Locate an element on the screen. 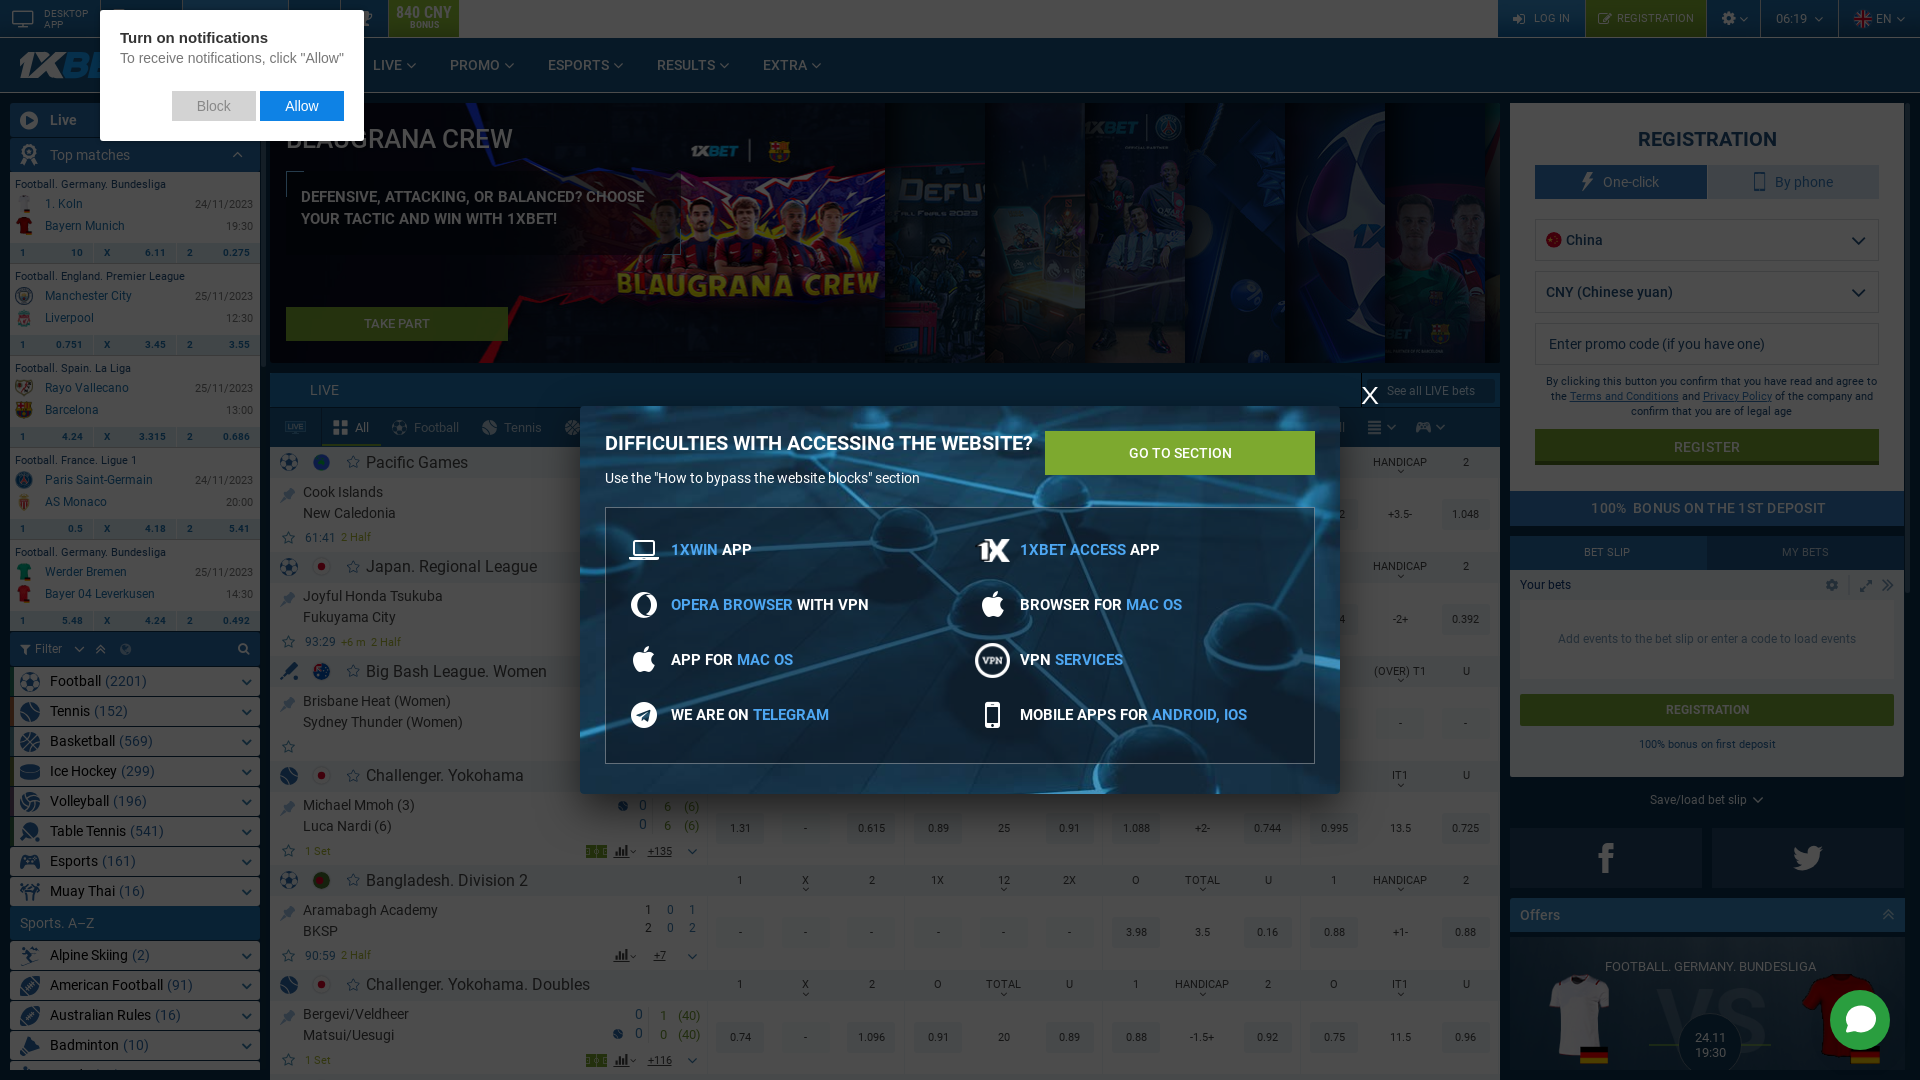 The width and height of the screenshot is (1920, 1080). '100% BONUS ON THE 1ST DEPOSIT' is located at coordinates (1706, 507).